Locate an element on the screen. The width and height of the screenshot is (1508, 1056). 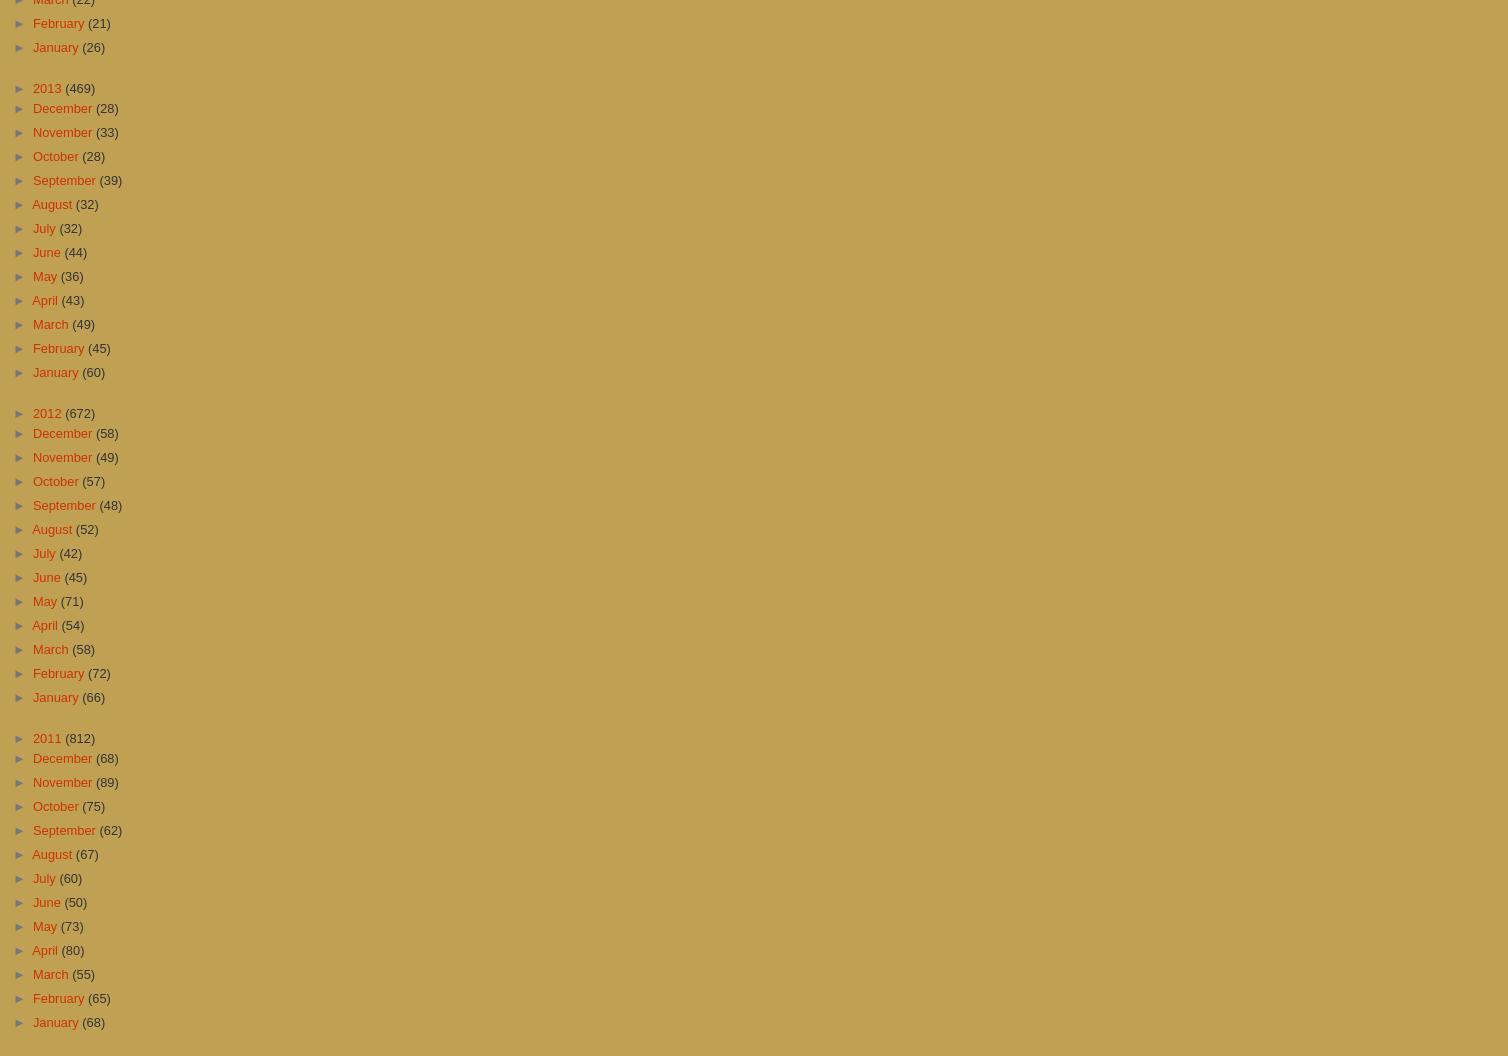
'(66)' is located at coordinates (93, 696).